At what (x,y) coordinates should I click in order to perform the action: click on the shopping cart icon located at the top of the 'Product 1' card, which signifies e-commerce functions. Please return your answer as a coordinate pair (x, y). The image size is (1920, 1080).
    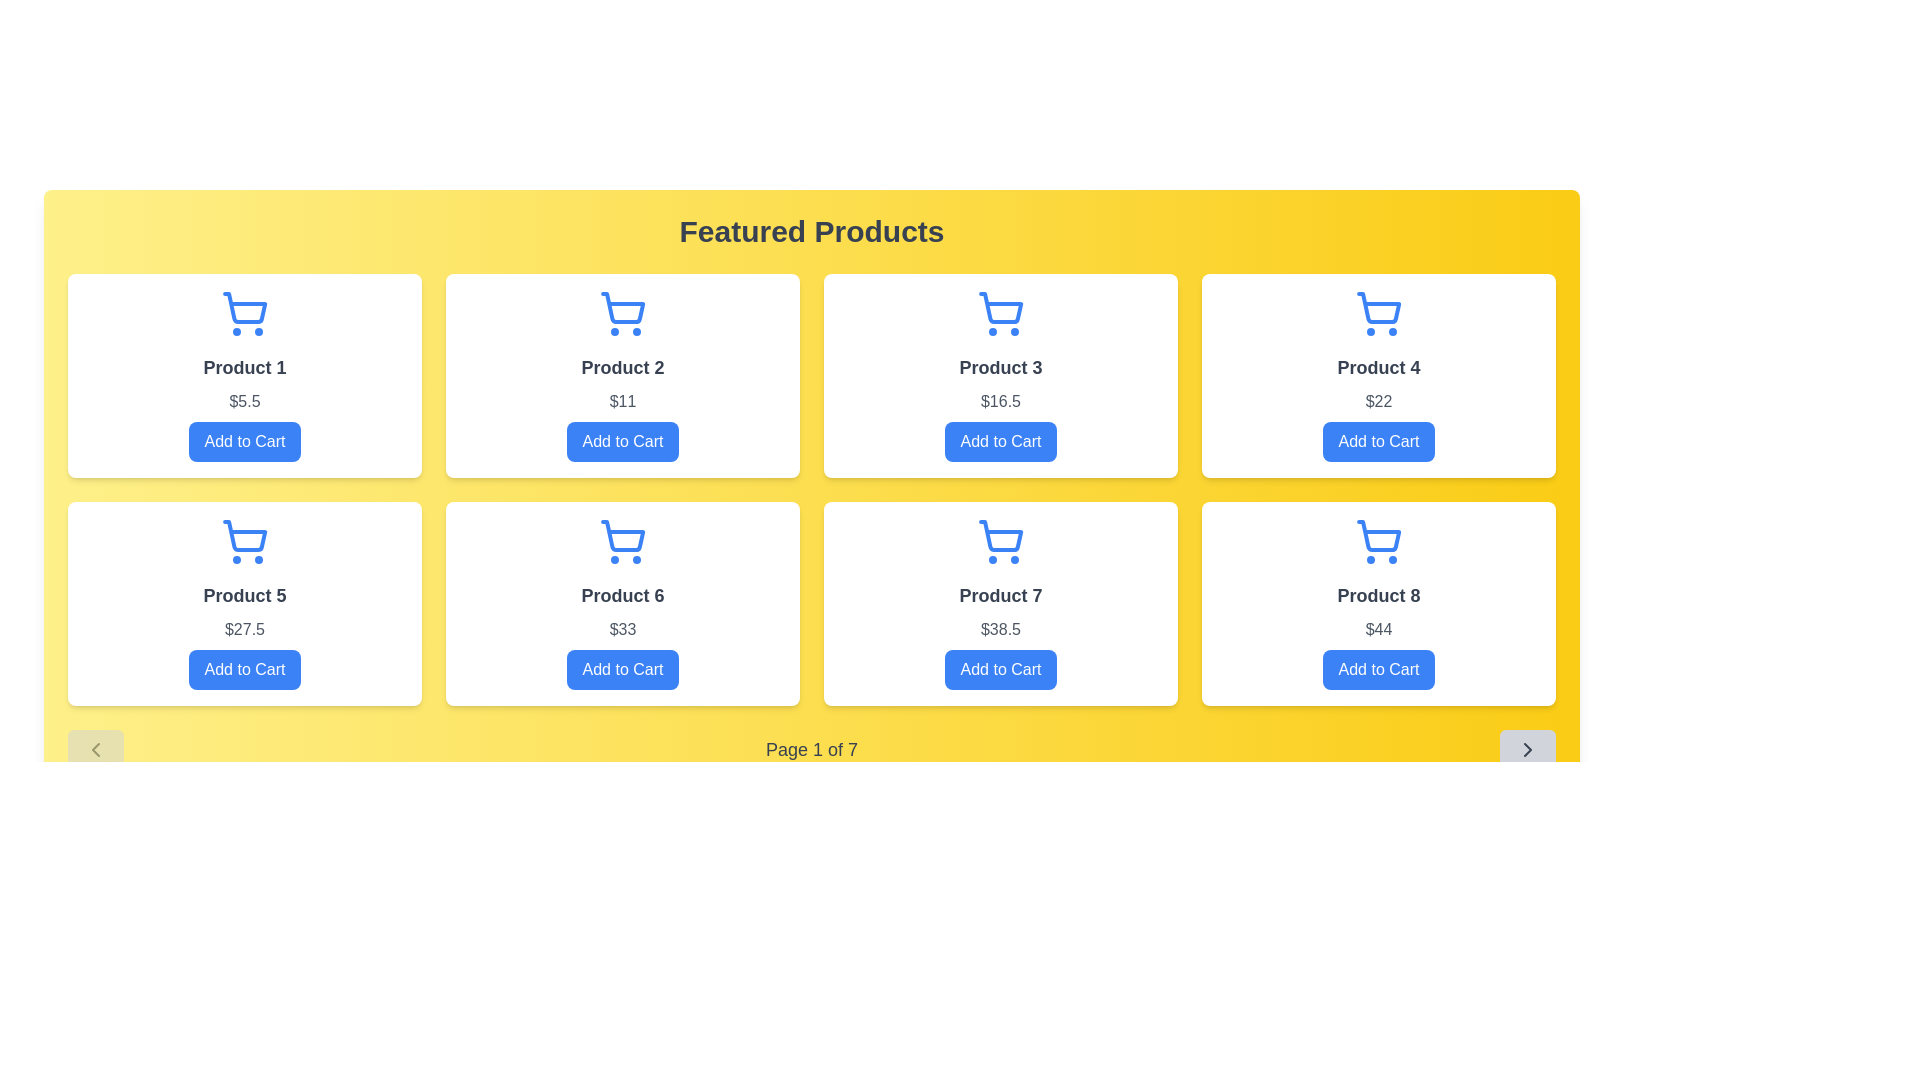
    Looking at the image, I should click on (243, 313).